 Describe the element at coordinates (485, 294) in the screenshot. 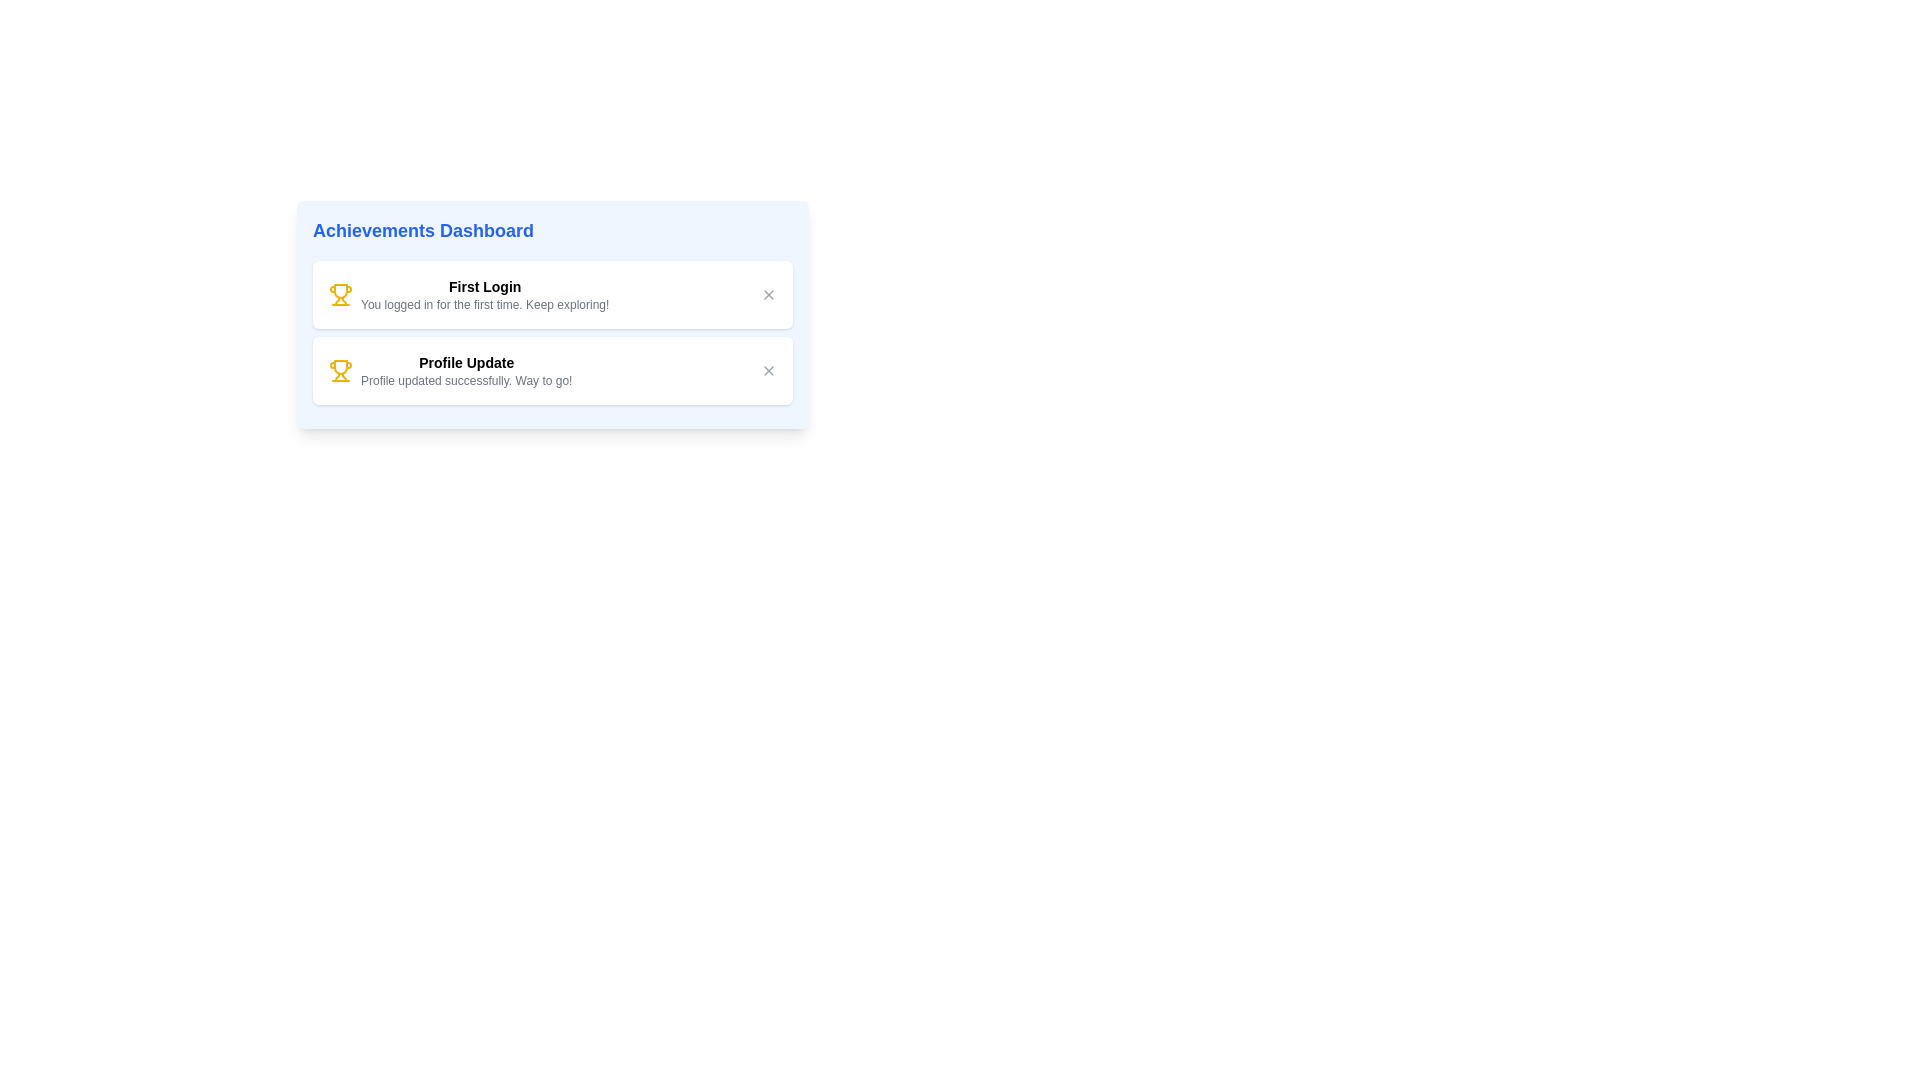

I see `text block displaying 'First Login' which is bold and has a gray description underneath, located at the top of the 'Achievements Dashboard'` at that location.